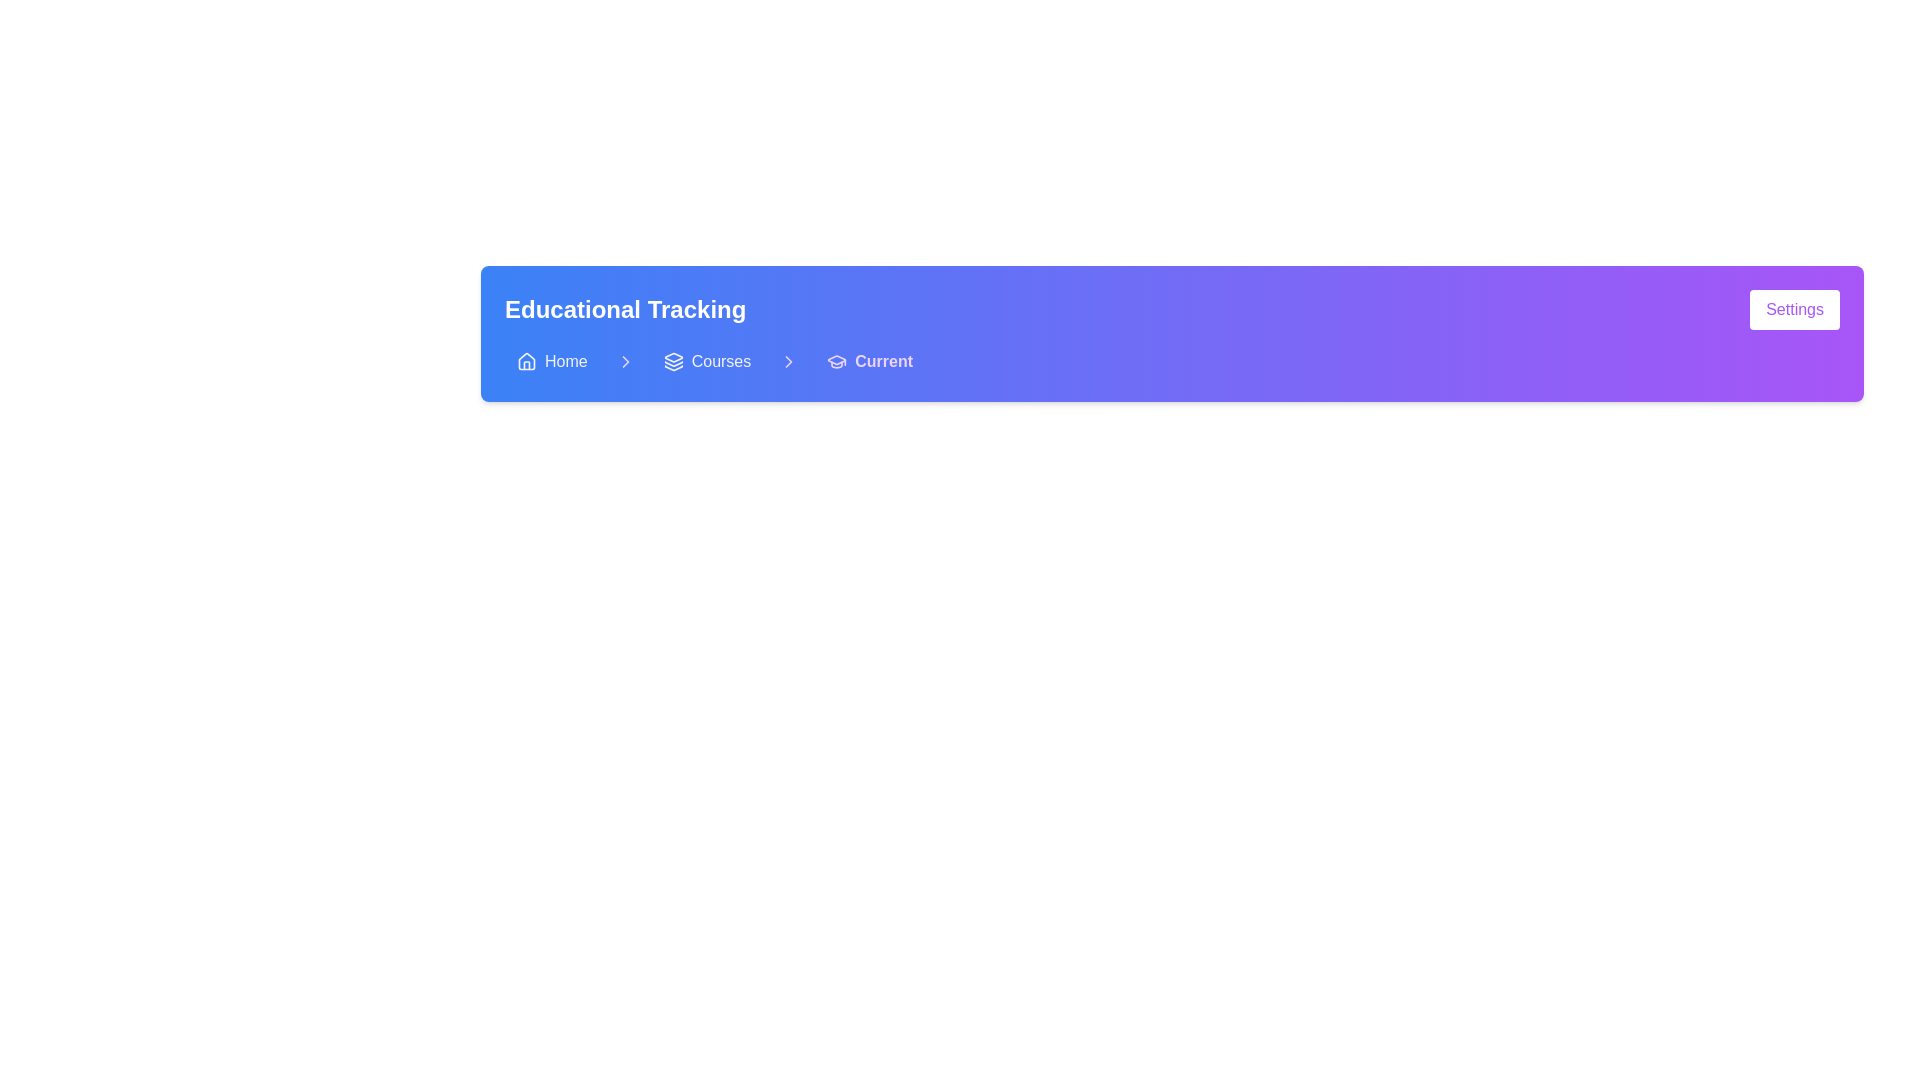 The width and height of the screenshot is (1920, 1080). Describe the element at coordinates (870, 362) in the screenshot. I see `the Breadcrumb navigation item labeled 'Current' which is styled in bold purple text and accompanied by a graduation cap icon` at that location.